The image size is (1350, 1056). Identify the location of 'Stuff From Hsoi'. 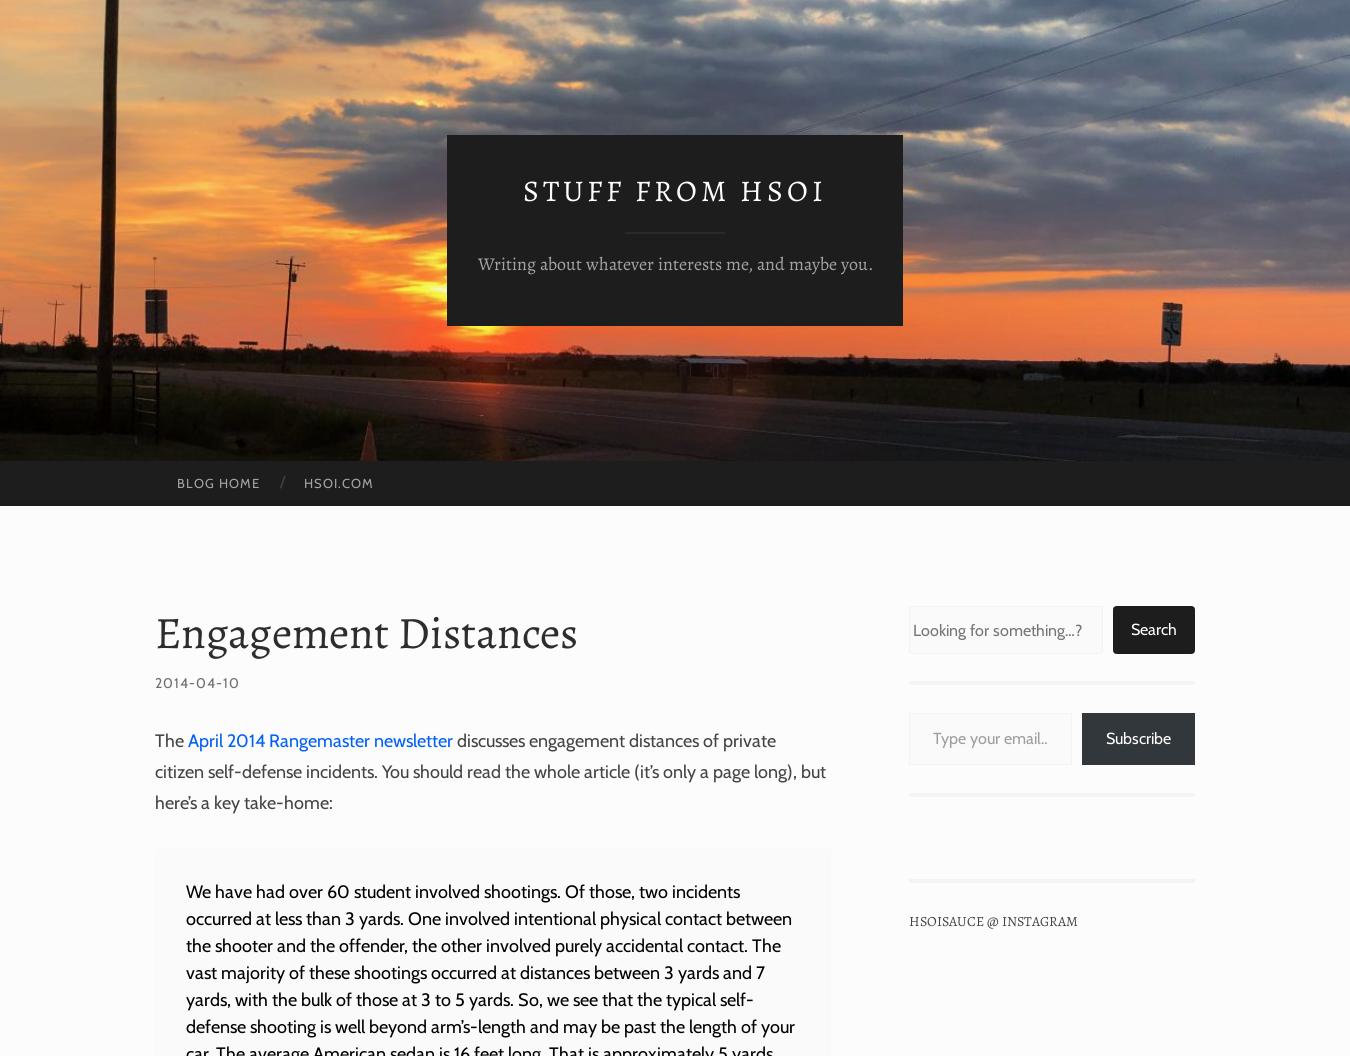
(675, 189).